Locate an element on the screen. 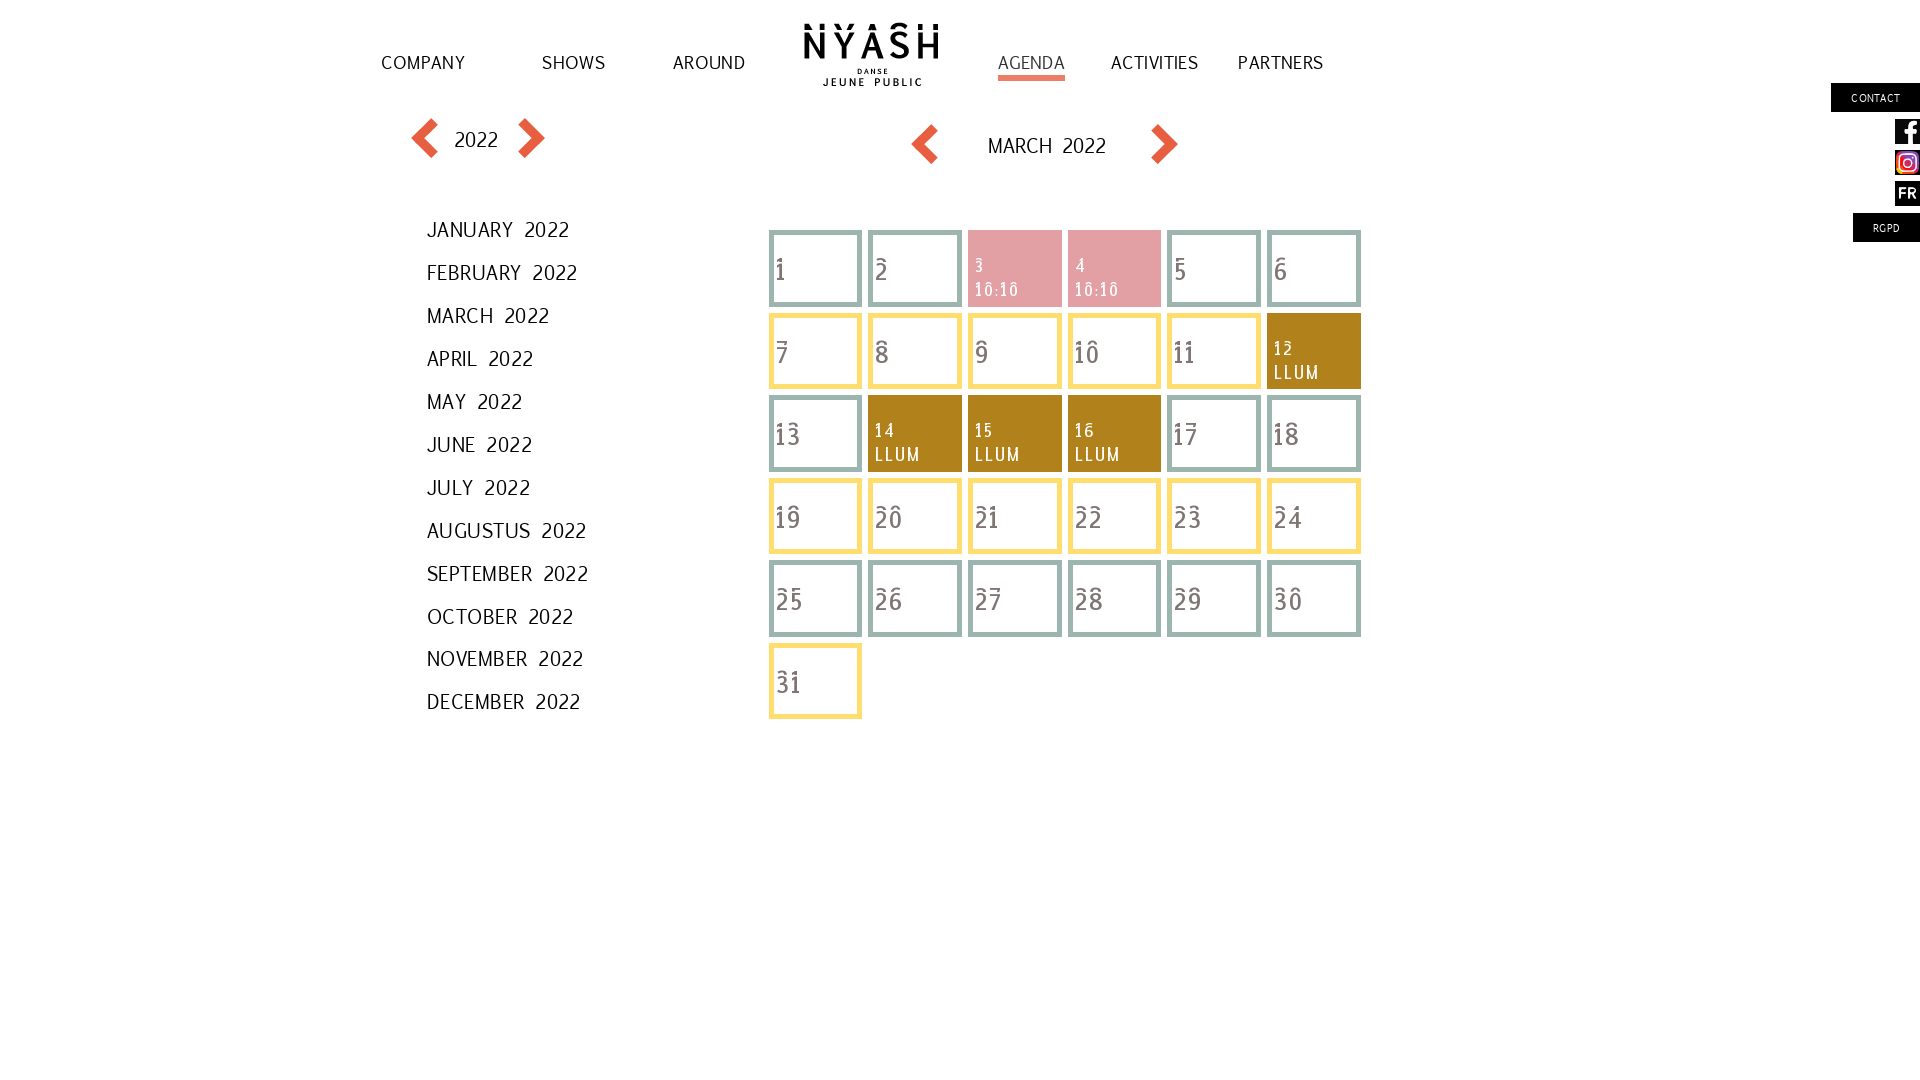 This screenshot has height=1080, width=1920. 'COMPANY' is located at coordinates (360, 60).